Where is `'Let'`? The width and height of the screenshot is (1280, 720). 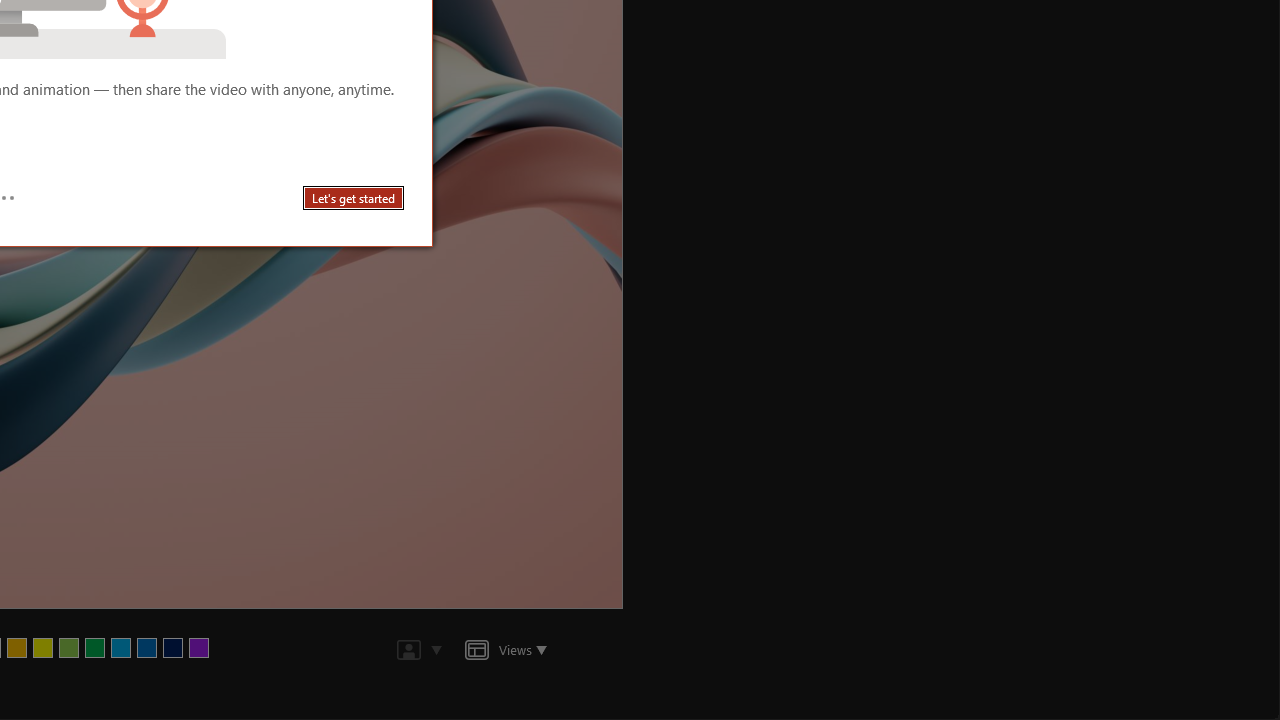 'Let' is located at coordinates (353, 198).